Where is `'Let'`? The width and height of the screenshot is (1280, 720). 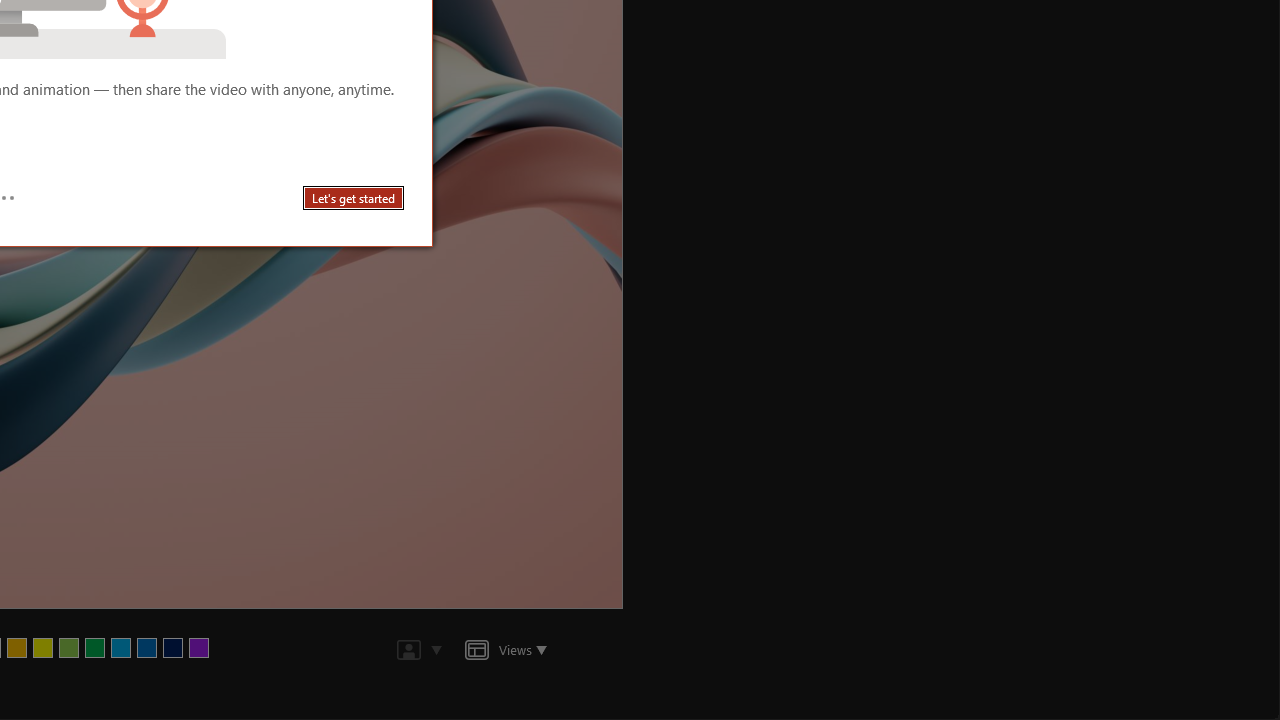 'Let' is located at coordinates (353, 198).